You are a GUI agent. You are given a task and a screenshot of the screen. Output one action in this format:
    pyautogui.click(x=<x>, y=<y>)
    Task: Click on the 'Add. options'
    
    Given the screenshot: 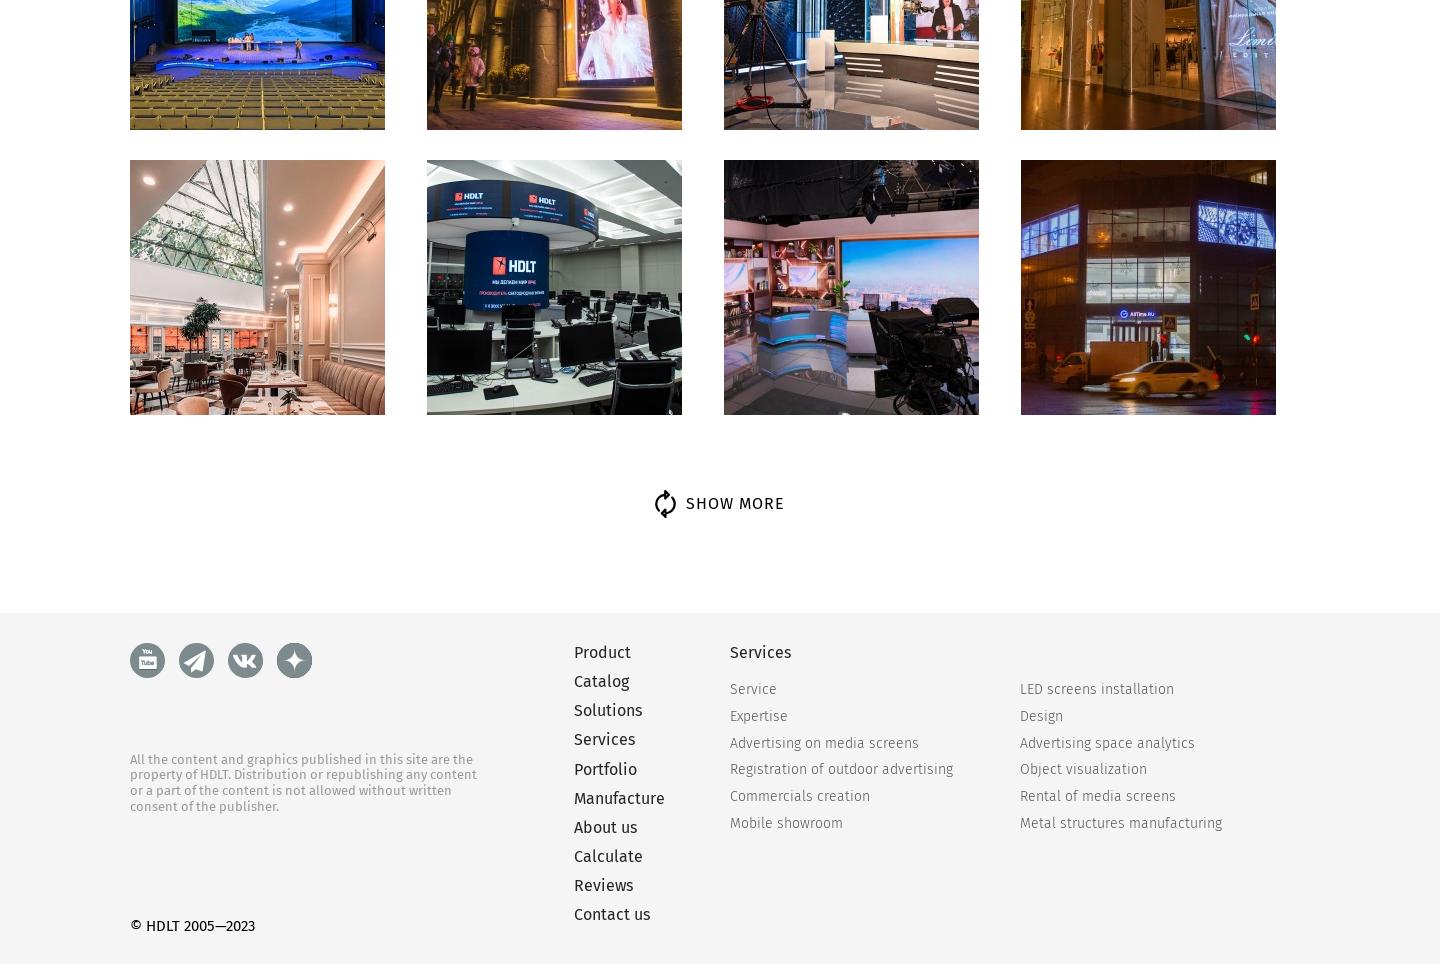 What is the action you would take?
    pyautogui.click(x=1162, y=805)
    